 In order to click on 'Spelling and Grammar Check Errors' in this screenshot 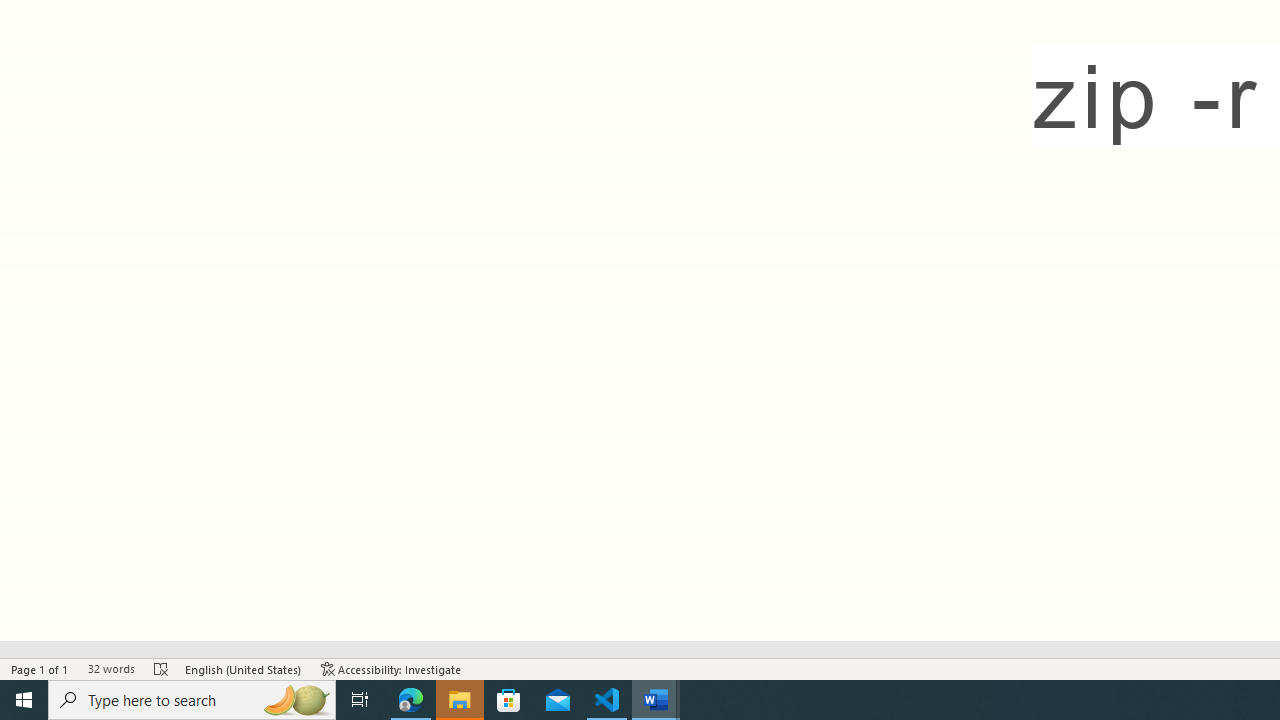, I will do `click(161, 669)`.